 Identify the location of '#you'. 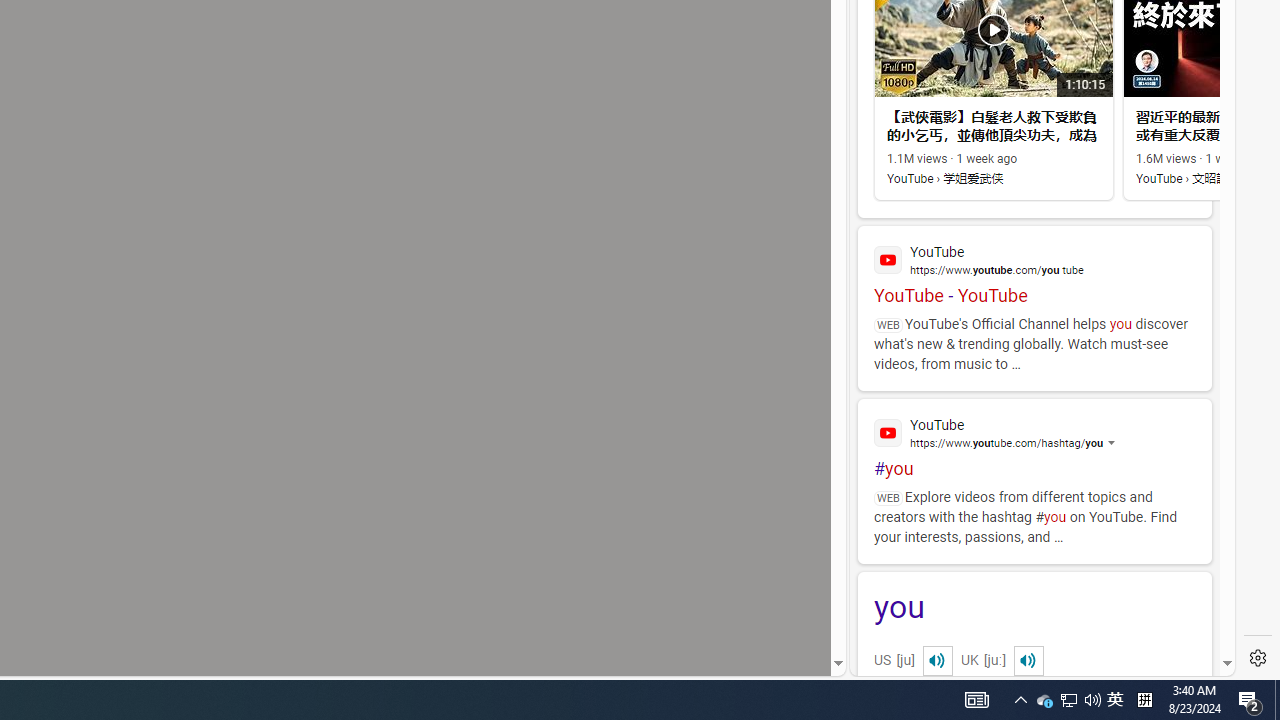
(1034, 438).